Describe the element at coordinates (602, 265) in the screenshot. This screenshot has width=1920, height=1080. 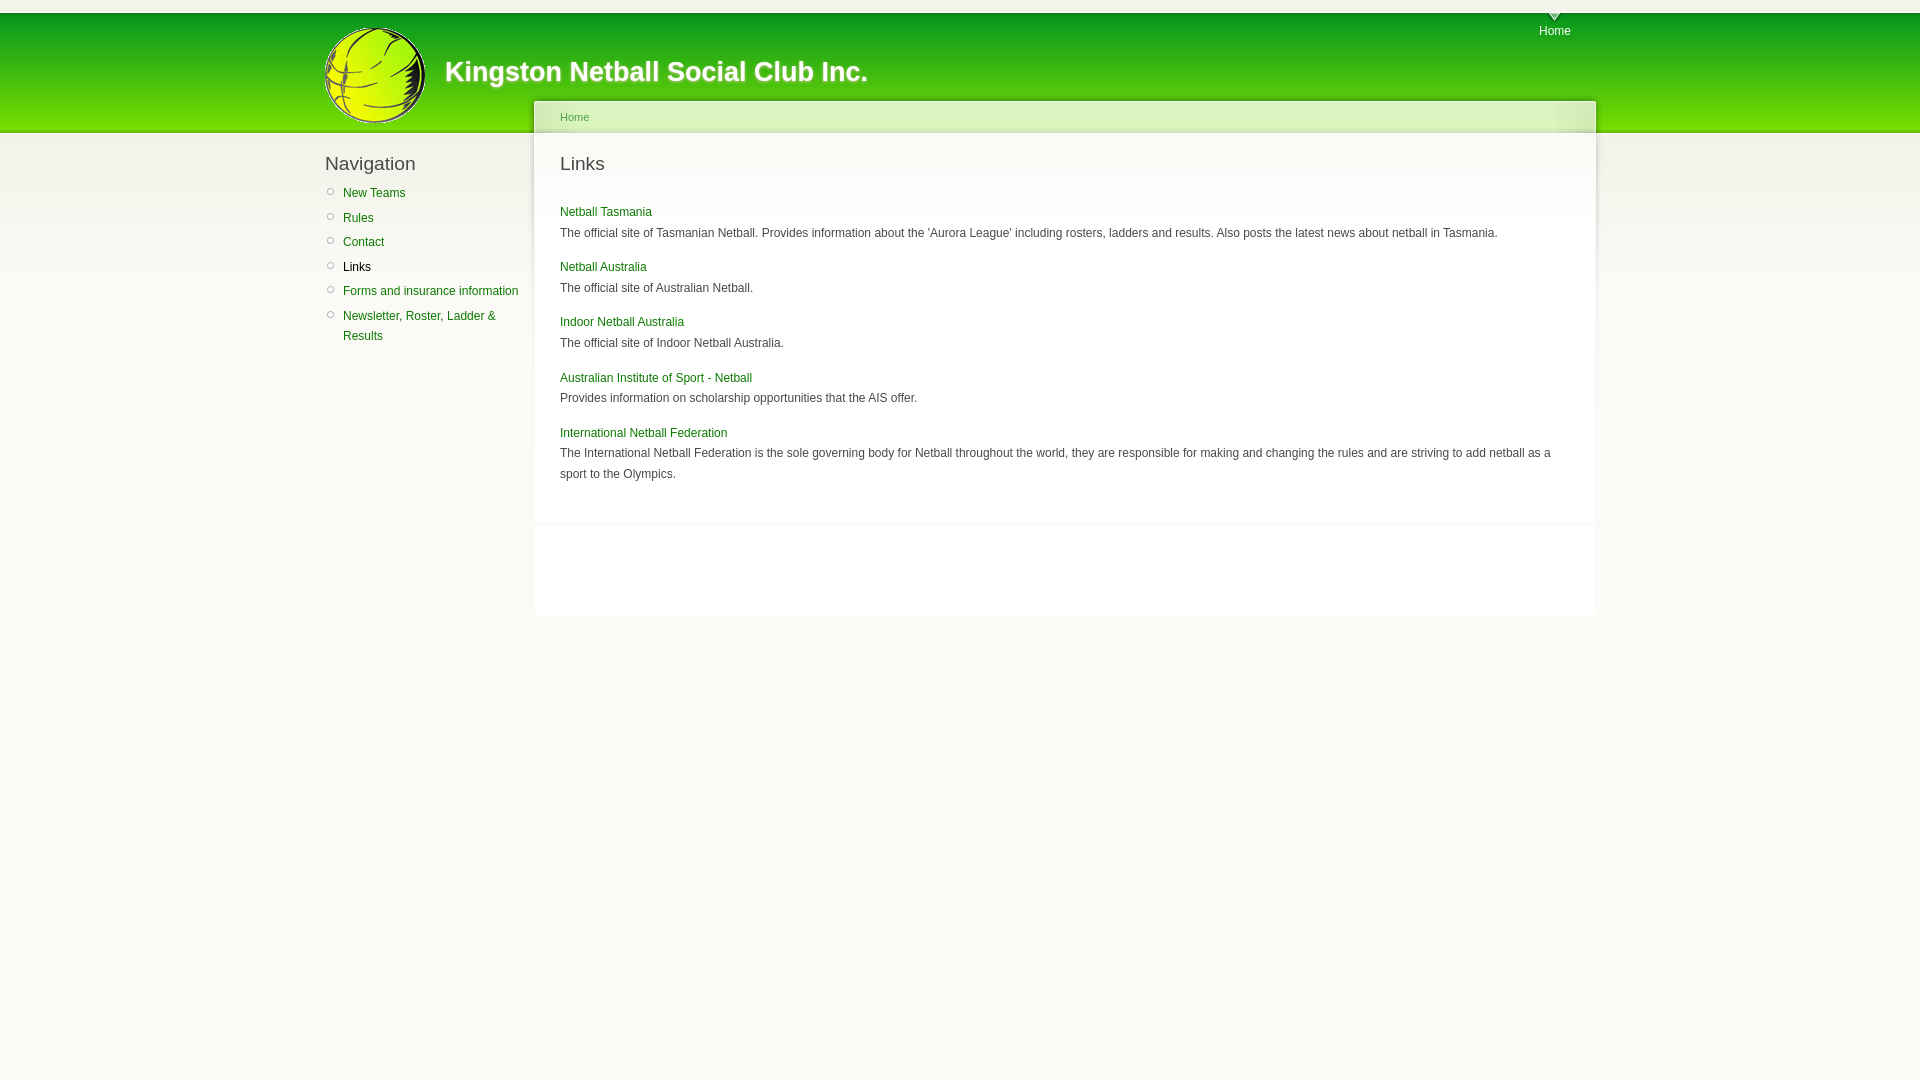
I see `'Netball Australia'` at that location.